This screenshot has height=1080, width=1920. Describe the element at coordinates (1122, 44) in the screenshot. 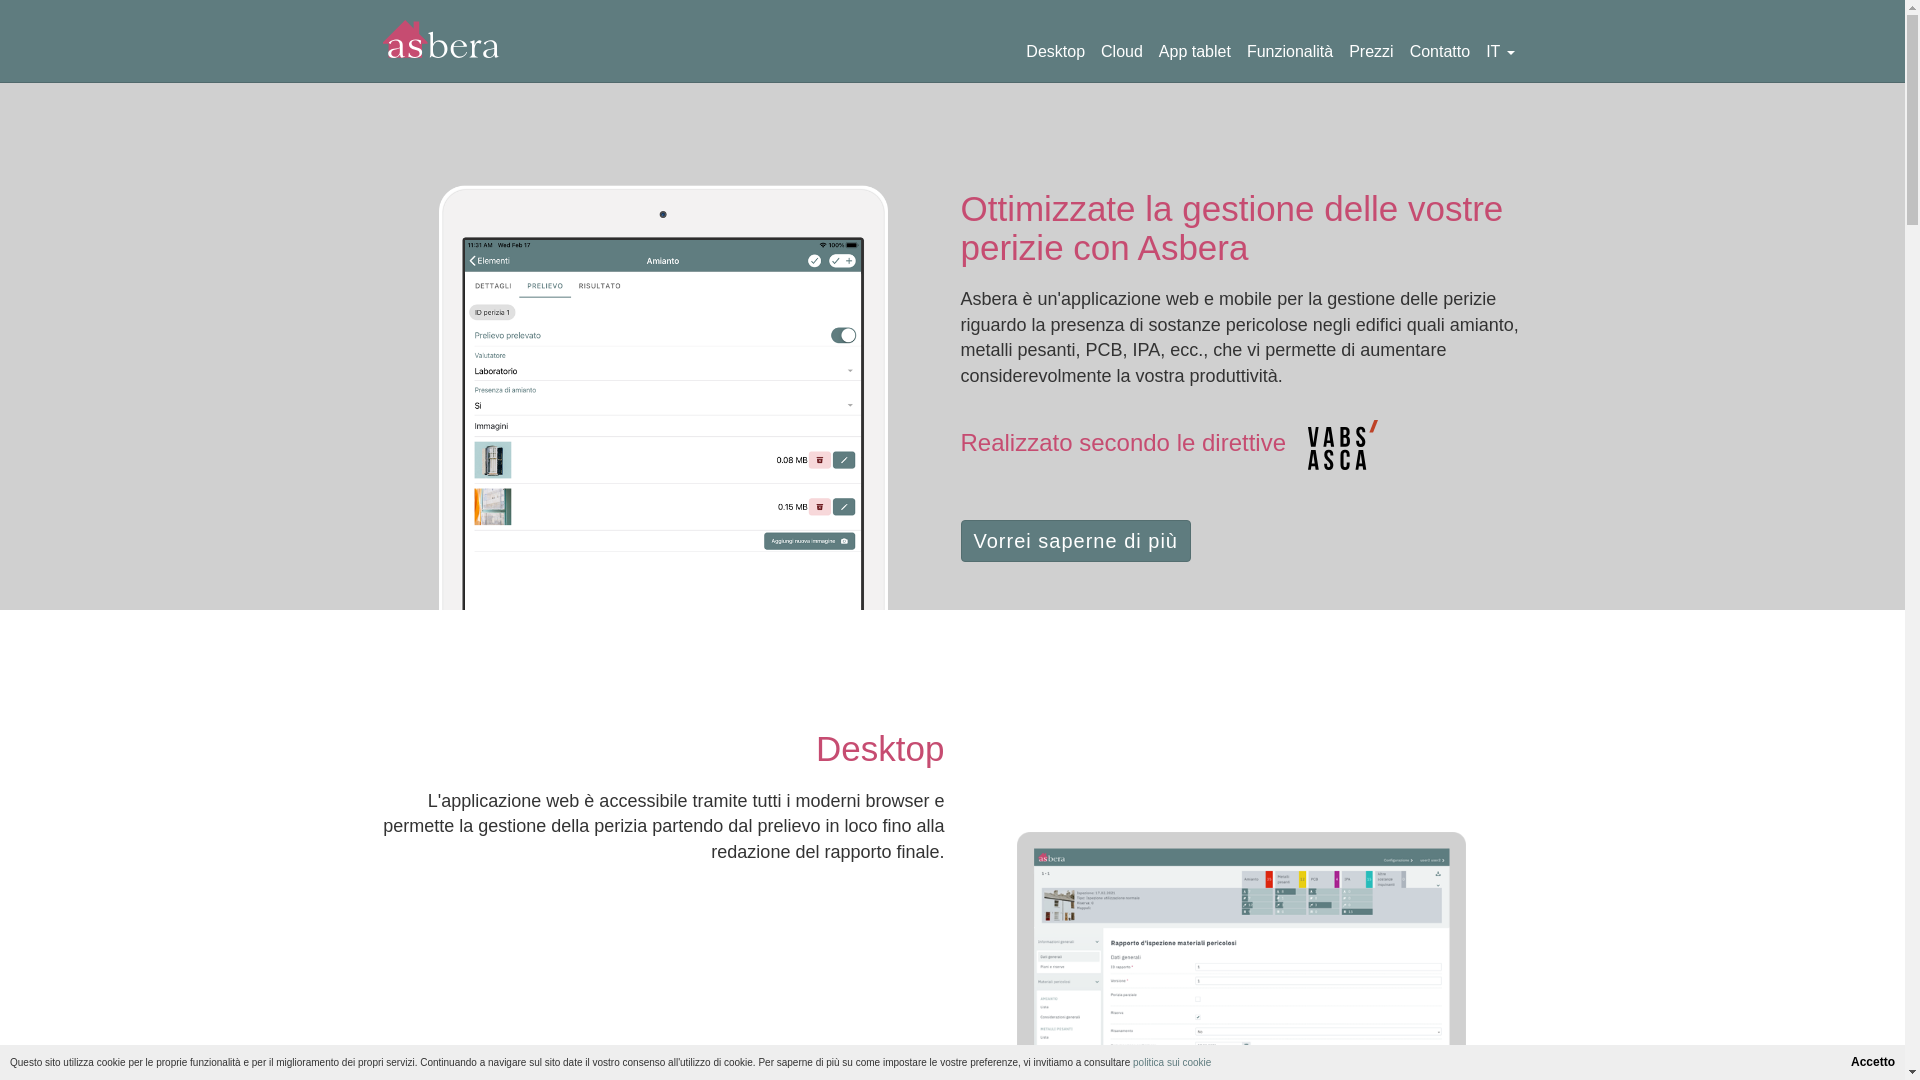

I see `'Cloud'` at that location.